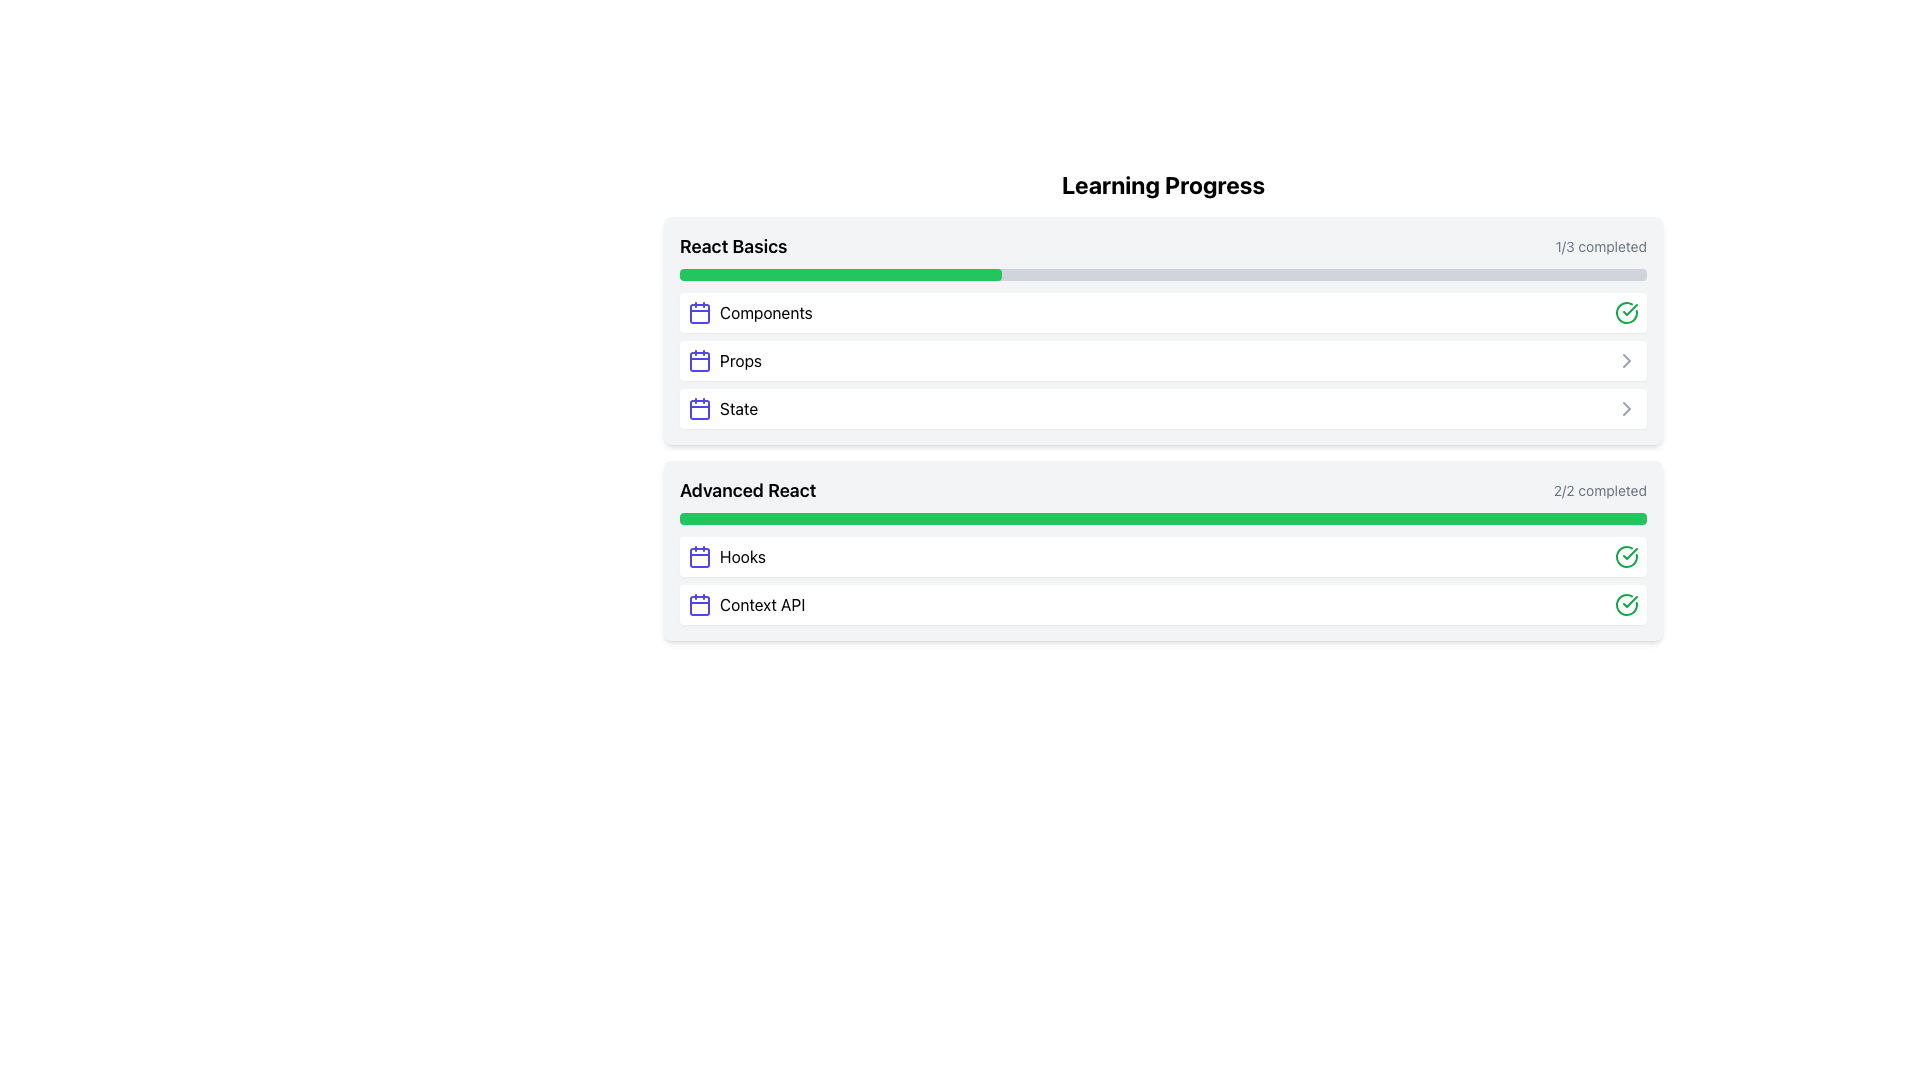 The height and width of the screenshot is (1080, 1920). What do you see at coordinates (700, 312) in the screenshot?
I see `the graphical calendar icon located to the left of the text 'Components' in the 'React Basics' section` at bounding box center [700, 312].